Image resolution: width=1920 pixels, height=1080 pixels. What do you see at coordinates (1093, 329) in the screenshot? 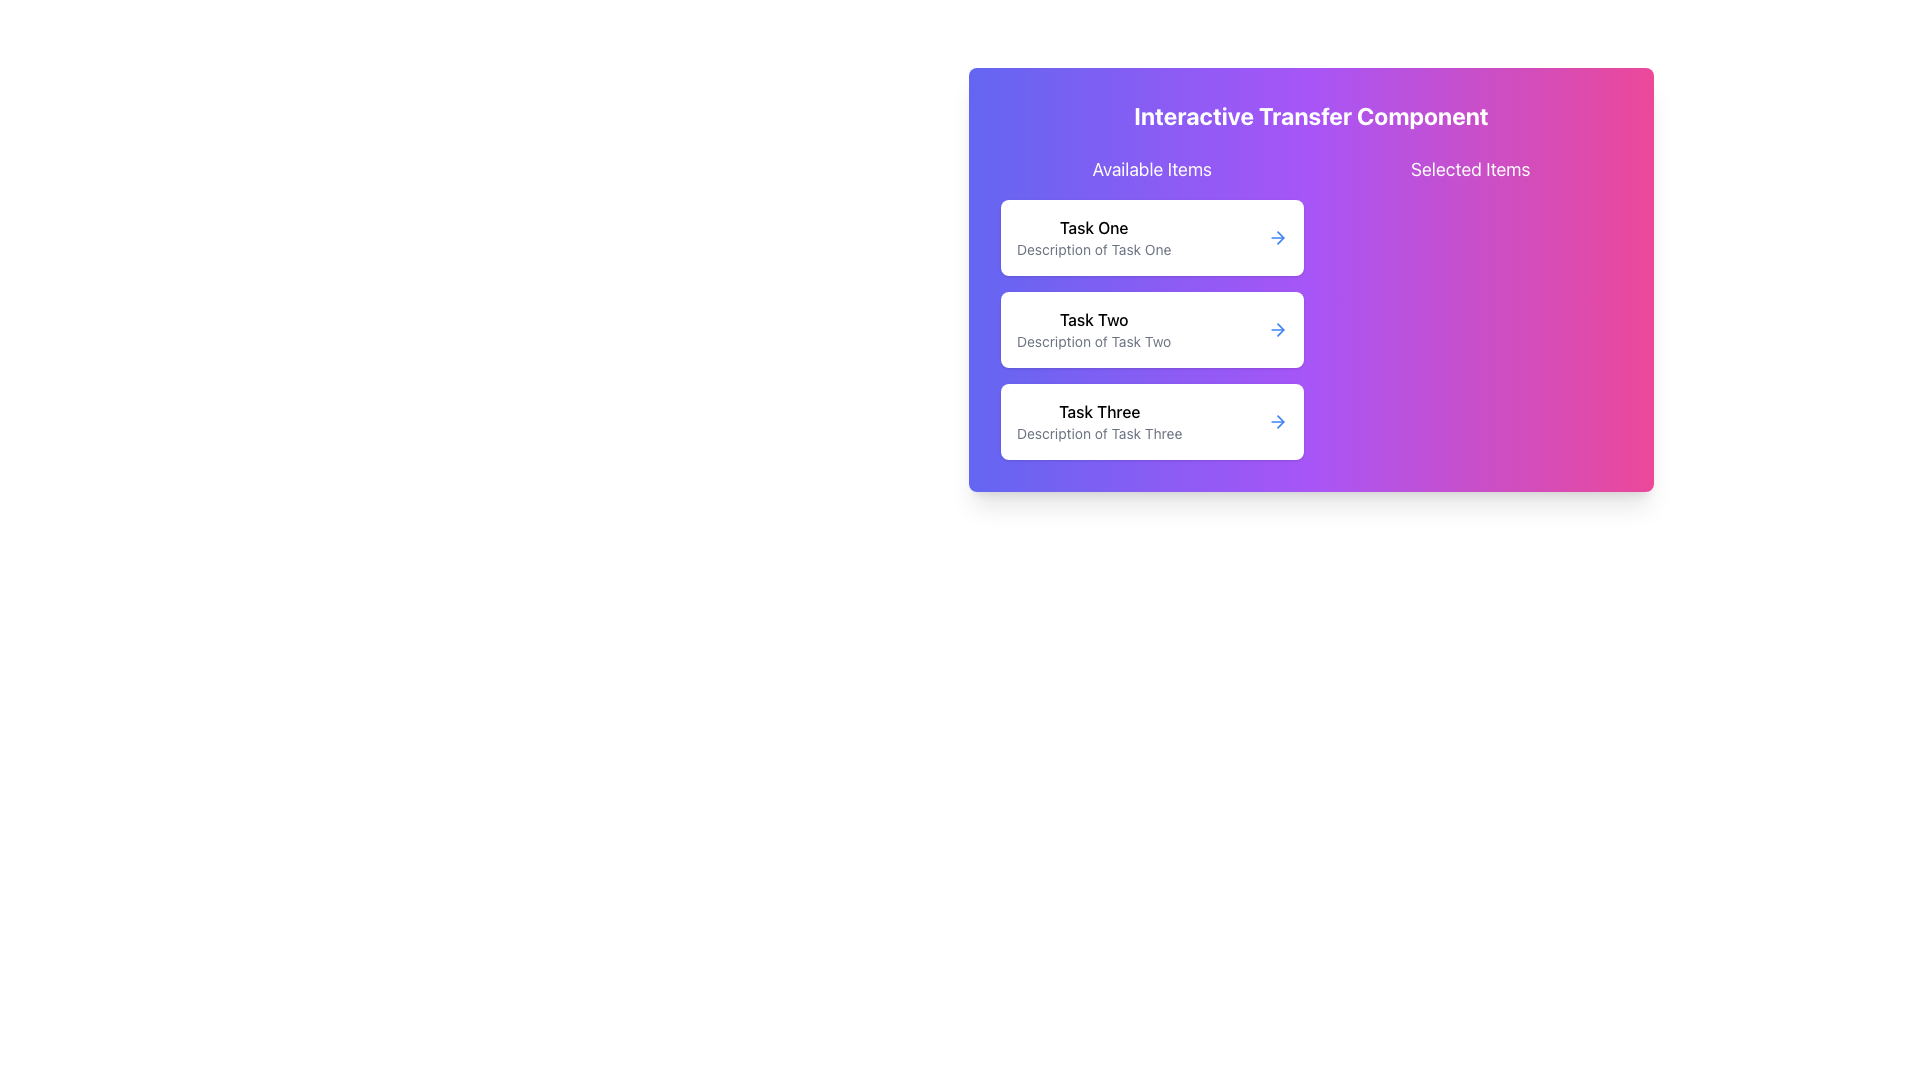
I see `the second item in the task list` at bounding box center [1093, 329].